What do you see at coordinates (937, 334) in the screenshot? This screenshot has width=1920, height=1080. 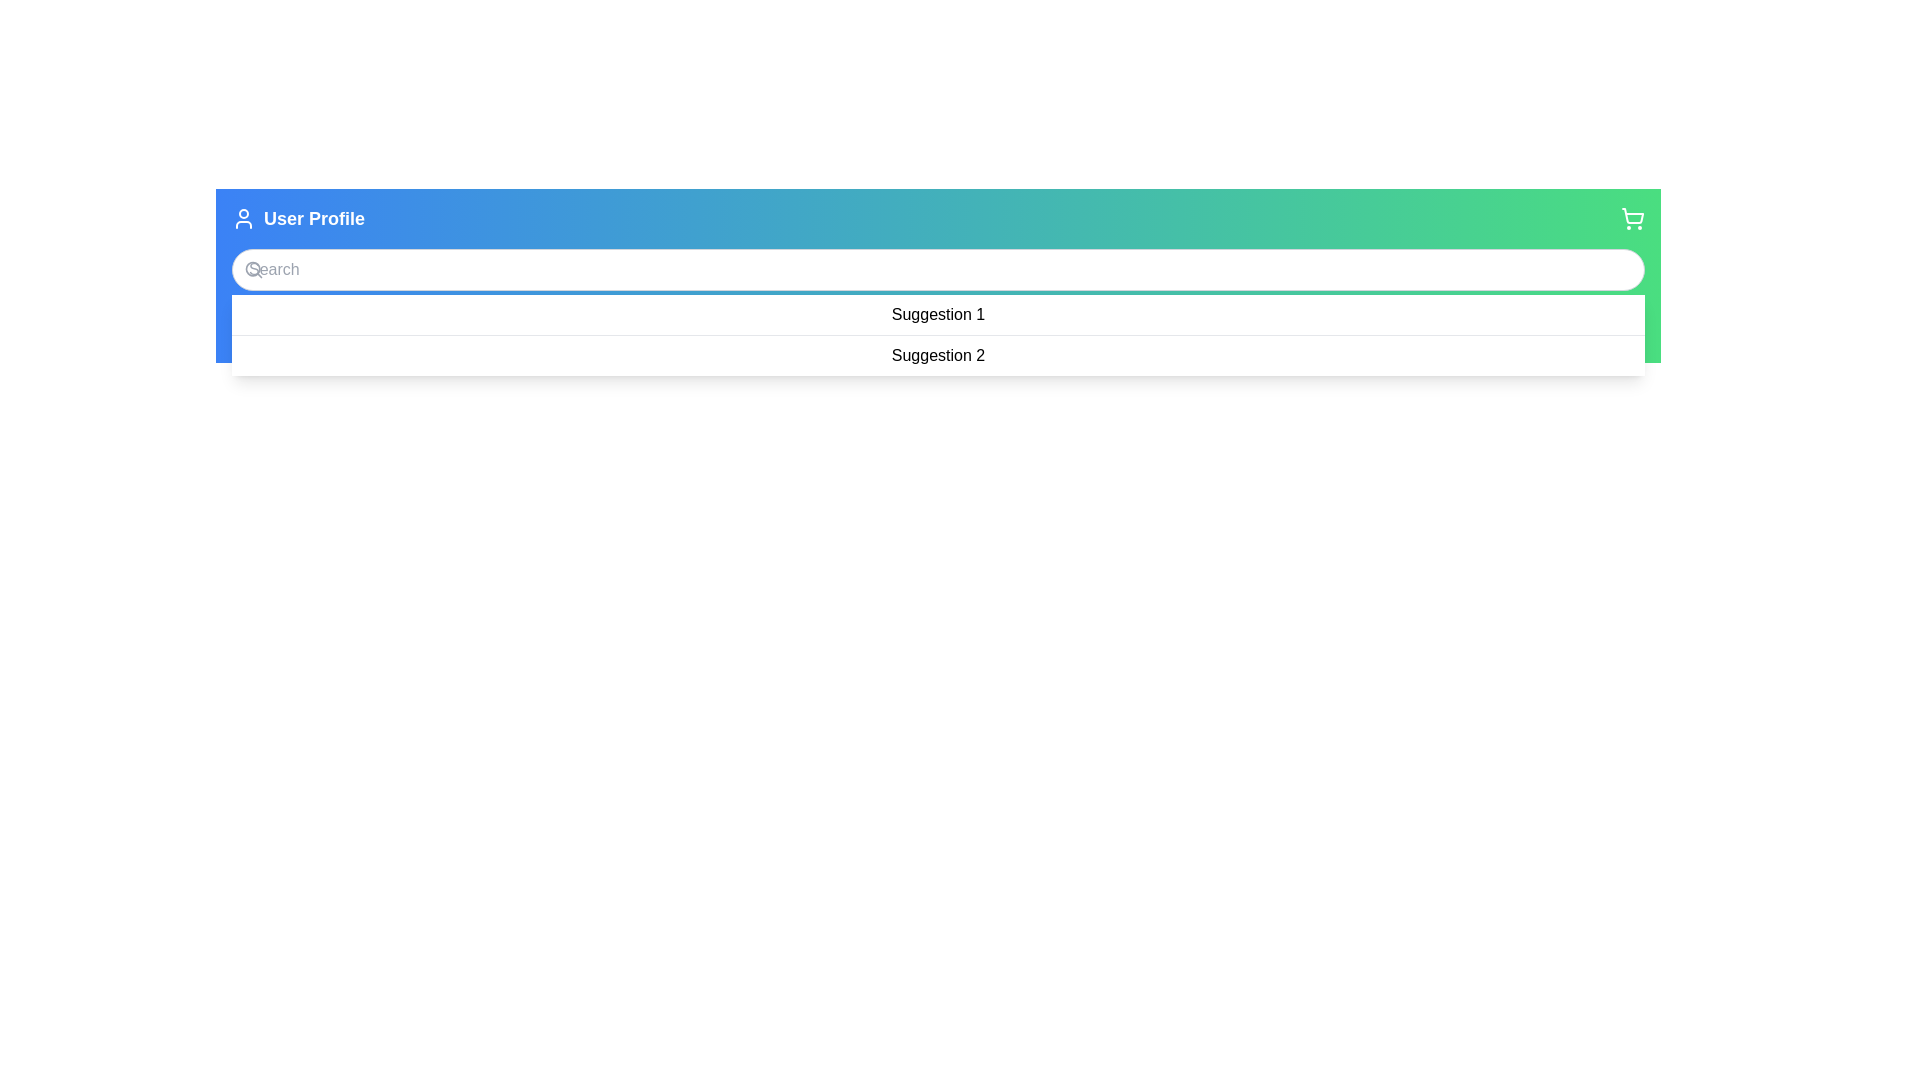 I see `the dropdown menu containing 'Suggestion 1' and 'Suggestion 2'` at bounding box center [937, 334].